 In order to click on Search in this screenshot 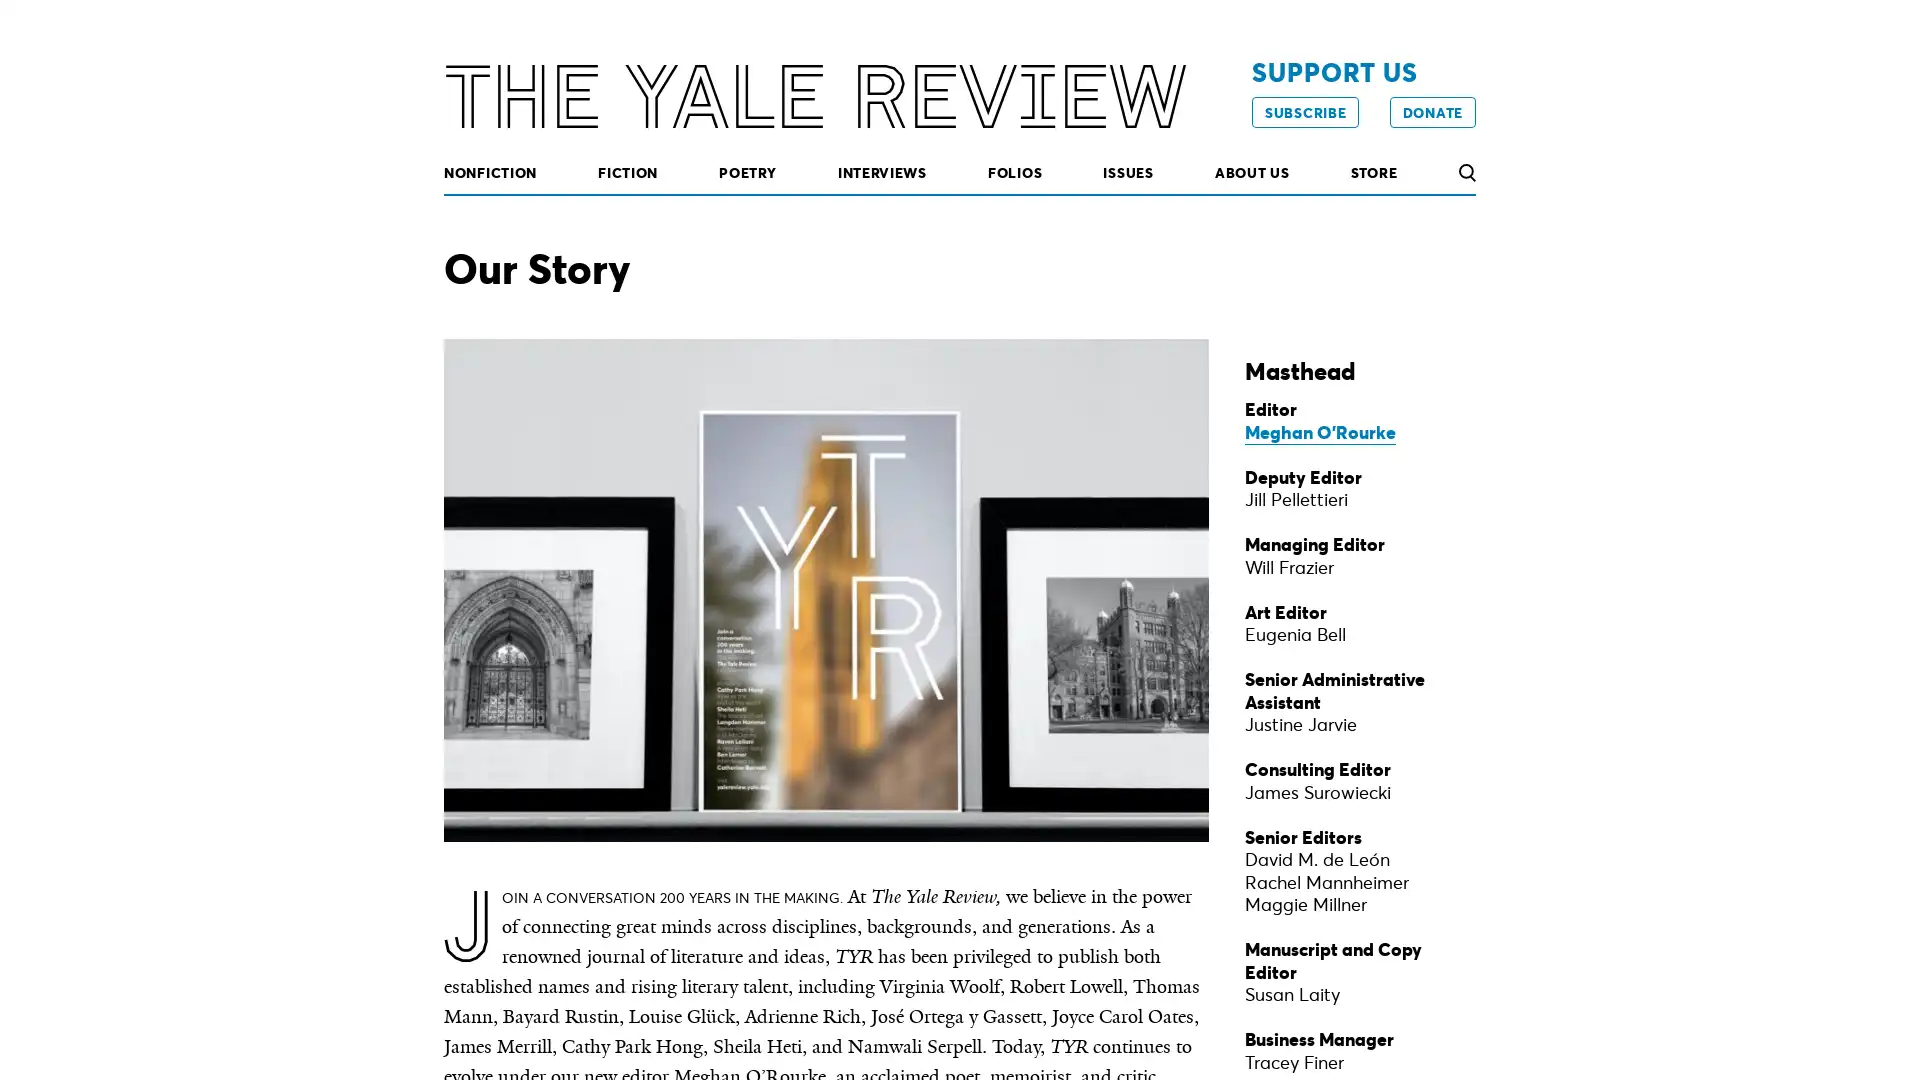, I will do `click(1466, 172)`.